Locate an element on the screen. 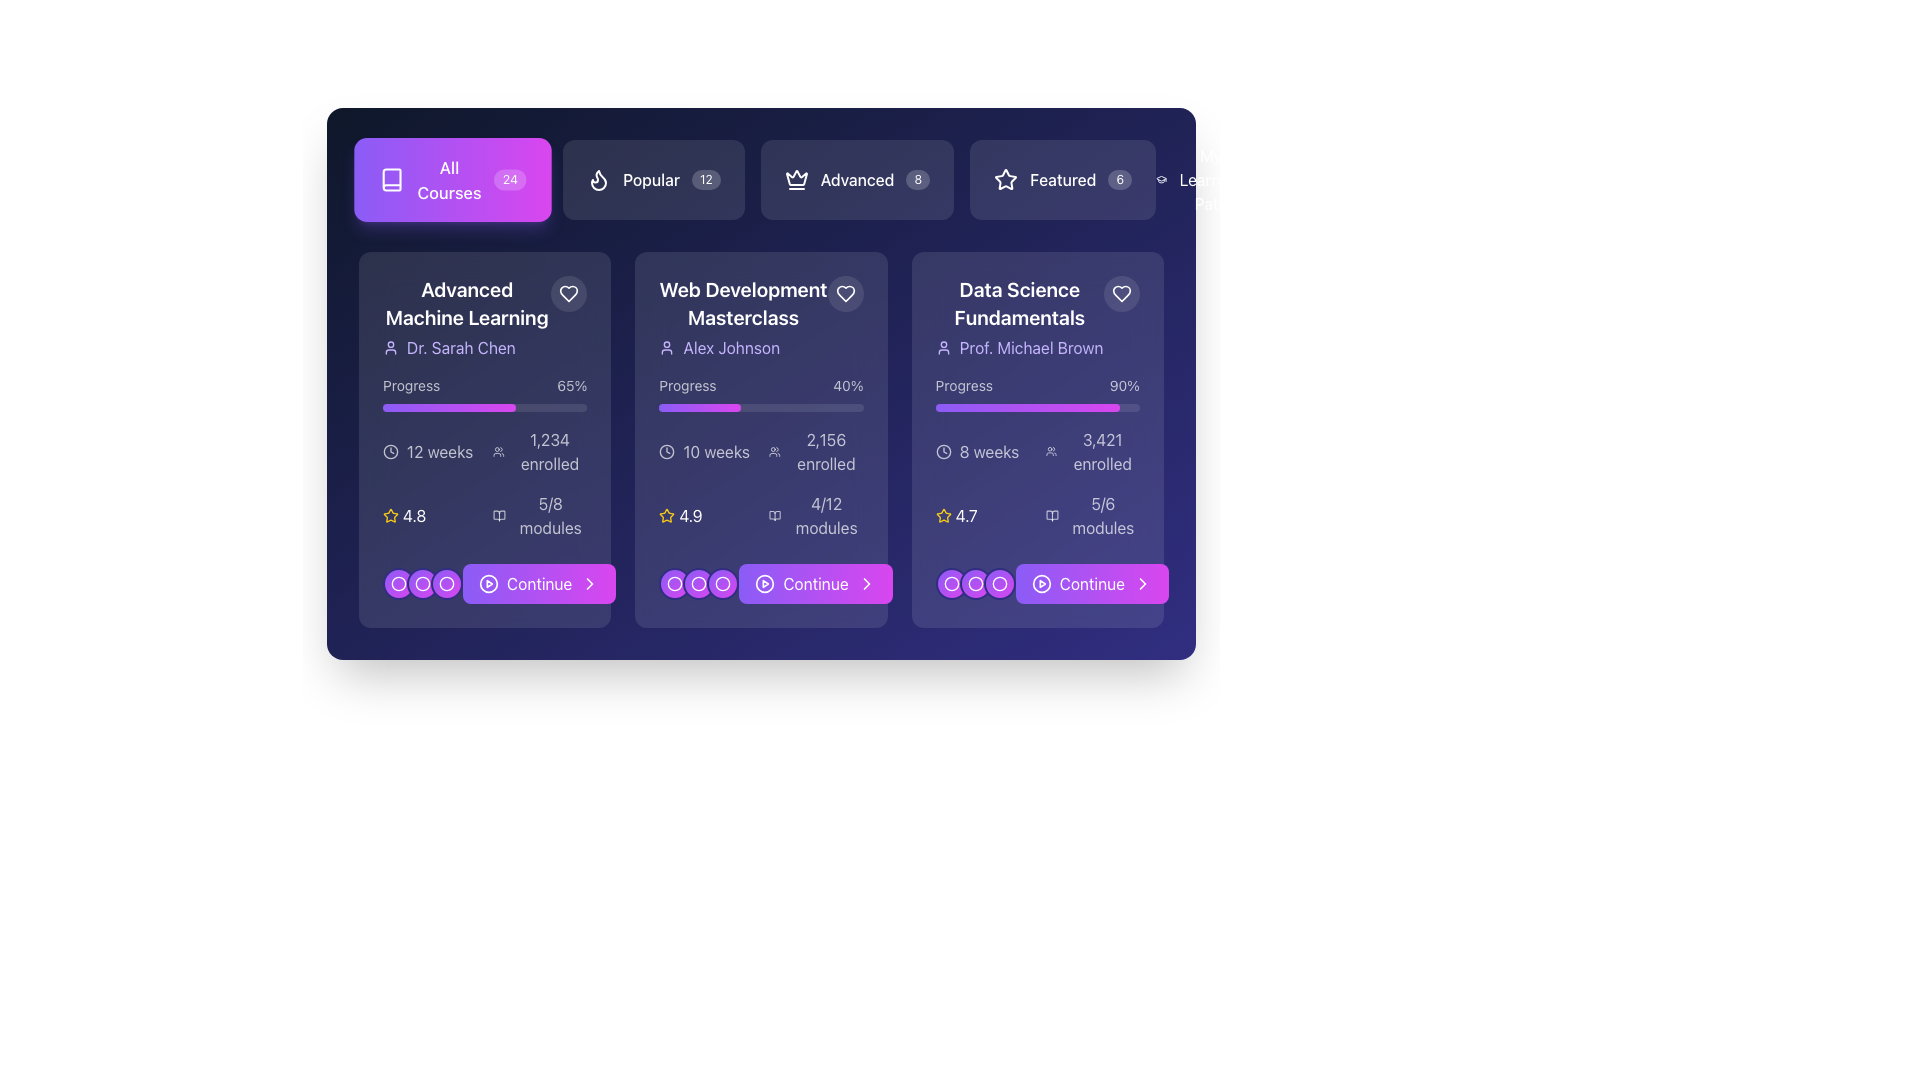  the 'All Courses' icon located on the top left of the interface, aligned with the text 'All Courses', below the navigation bar is located at coordinates (392, 180).